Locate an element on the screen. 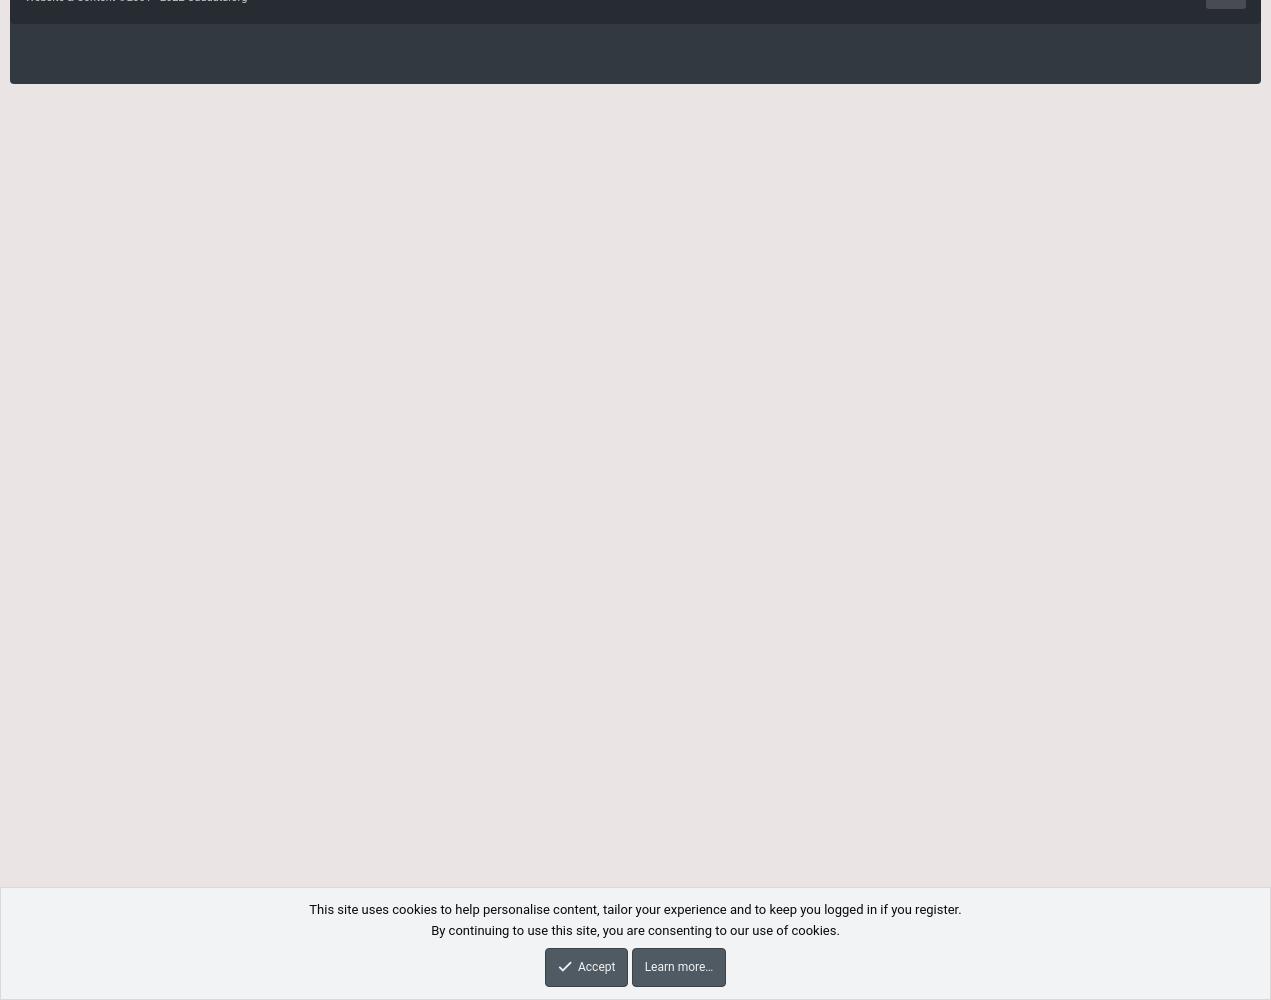  'This site uses cookies to help personalise content, tailor your experience and to keep you logged in if you register.' is located at coordinates (633, 909).